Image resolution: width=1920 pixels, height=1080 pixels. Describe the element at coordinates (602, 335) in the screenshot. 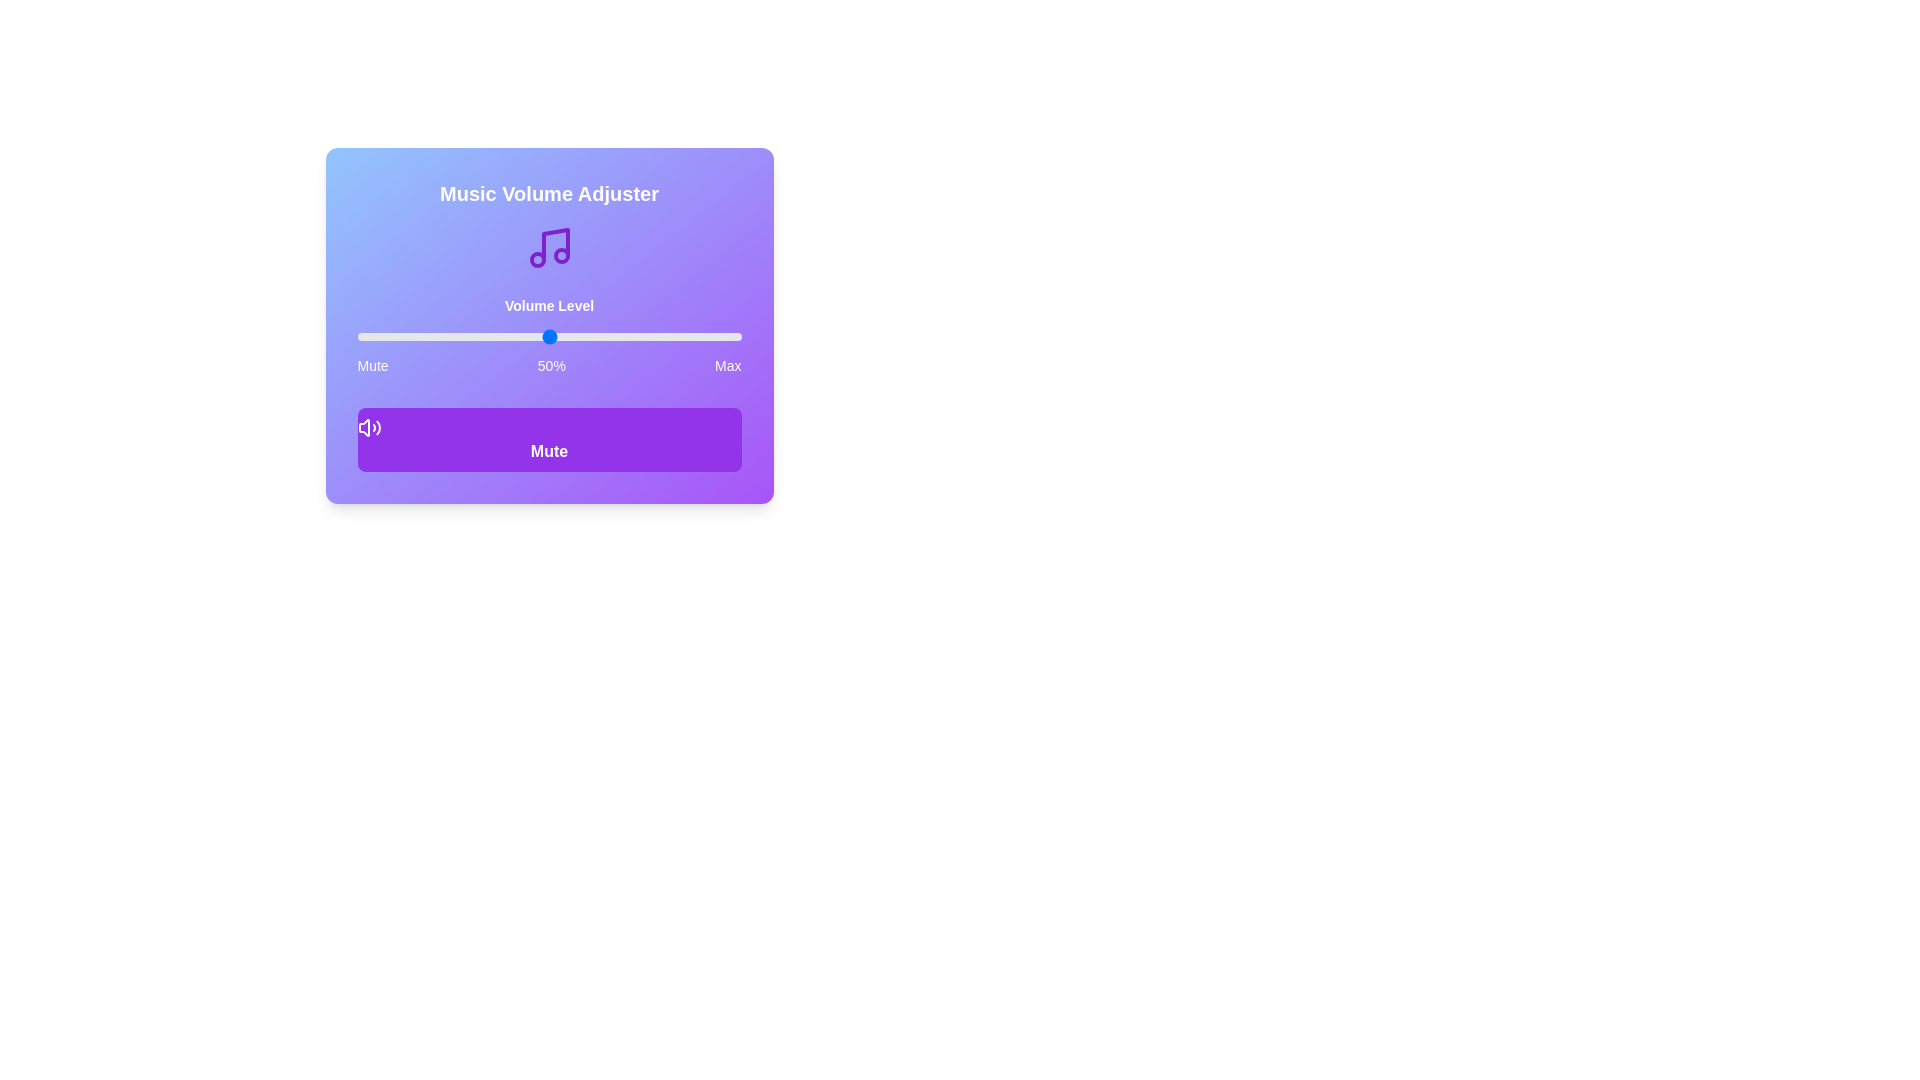

I see `the volume slider to set the volume to 64%` at that location.